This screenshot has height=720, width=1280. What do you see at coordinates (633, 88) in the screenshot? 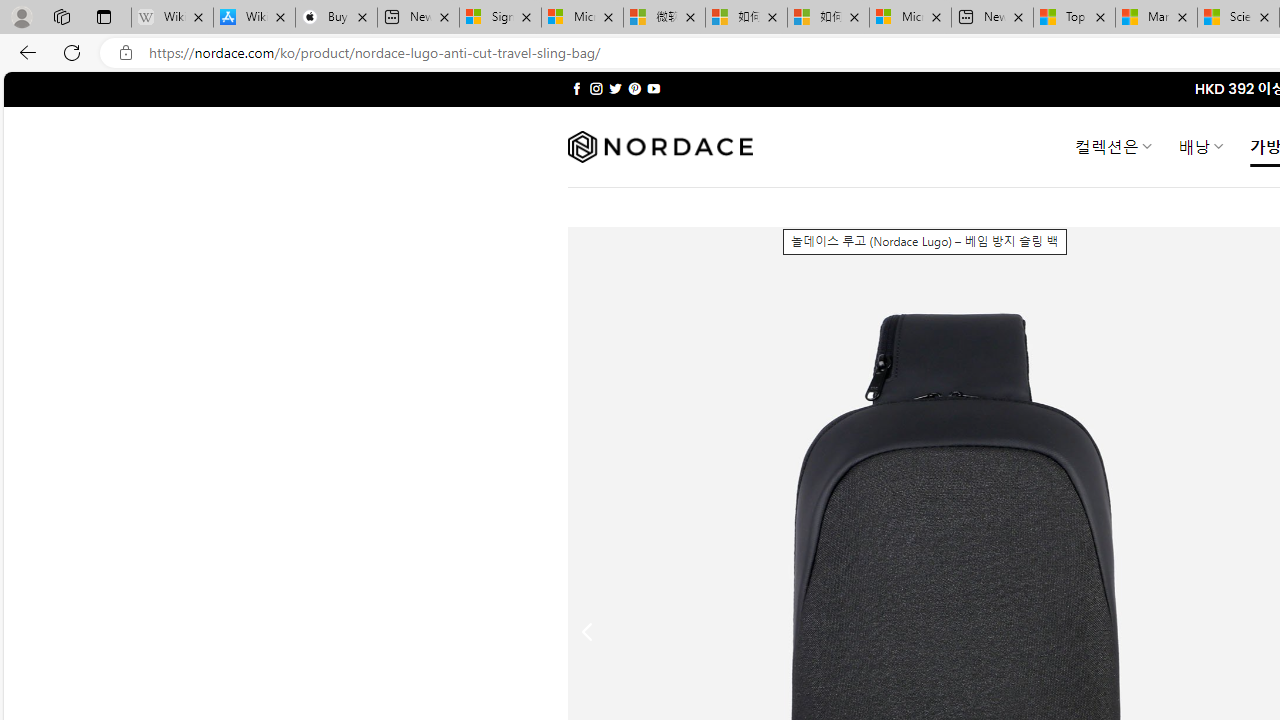
I see `'Follow on Pinterest'` at bounding box center [633, 88].